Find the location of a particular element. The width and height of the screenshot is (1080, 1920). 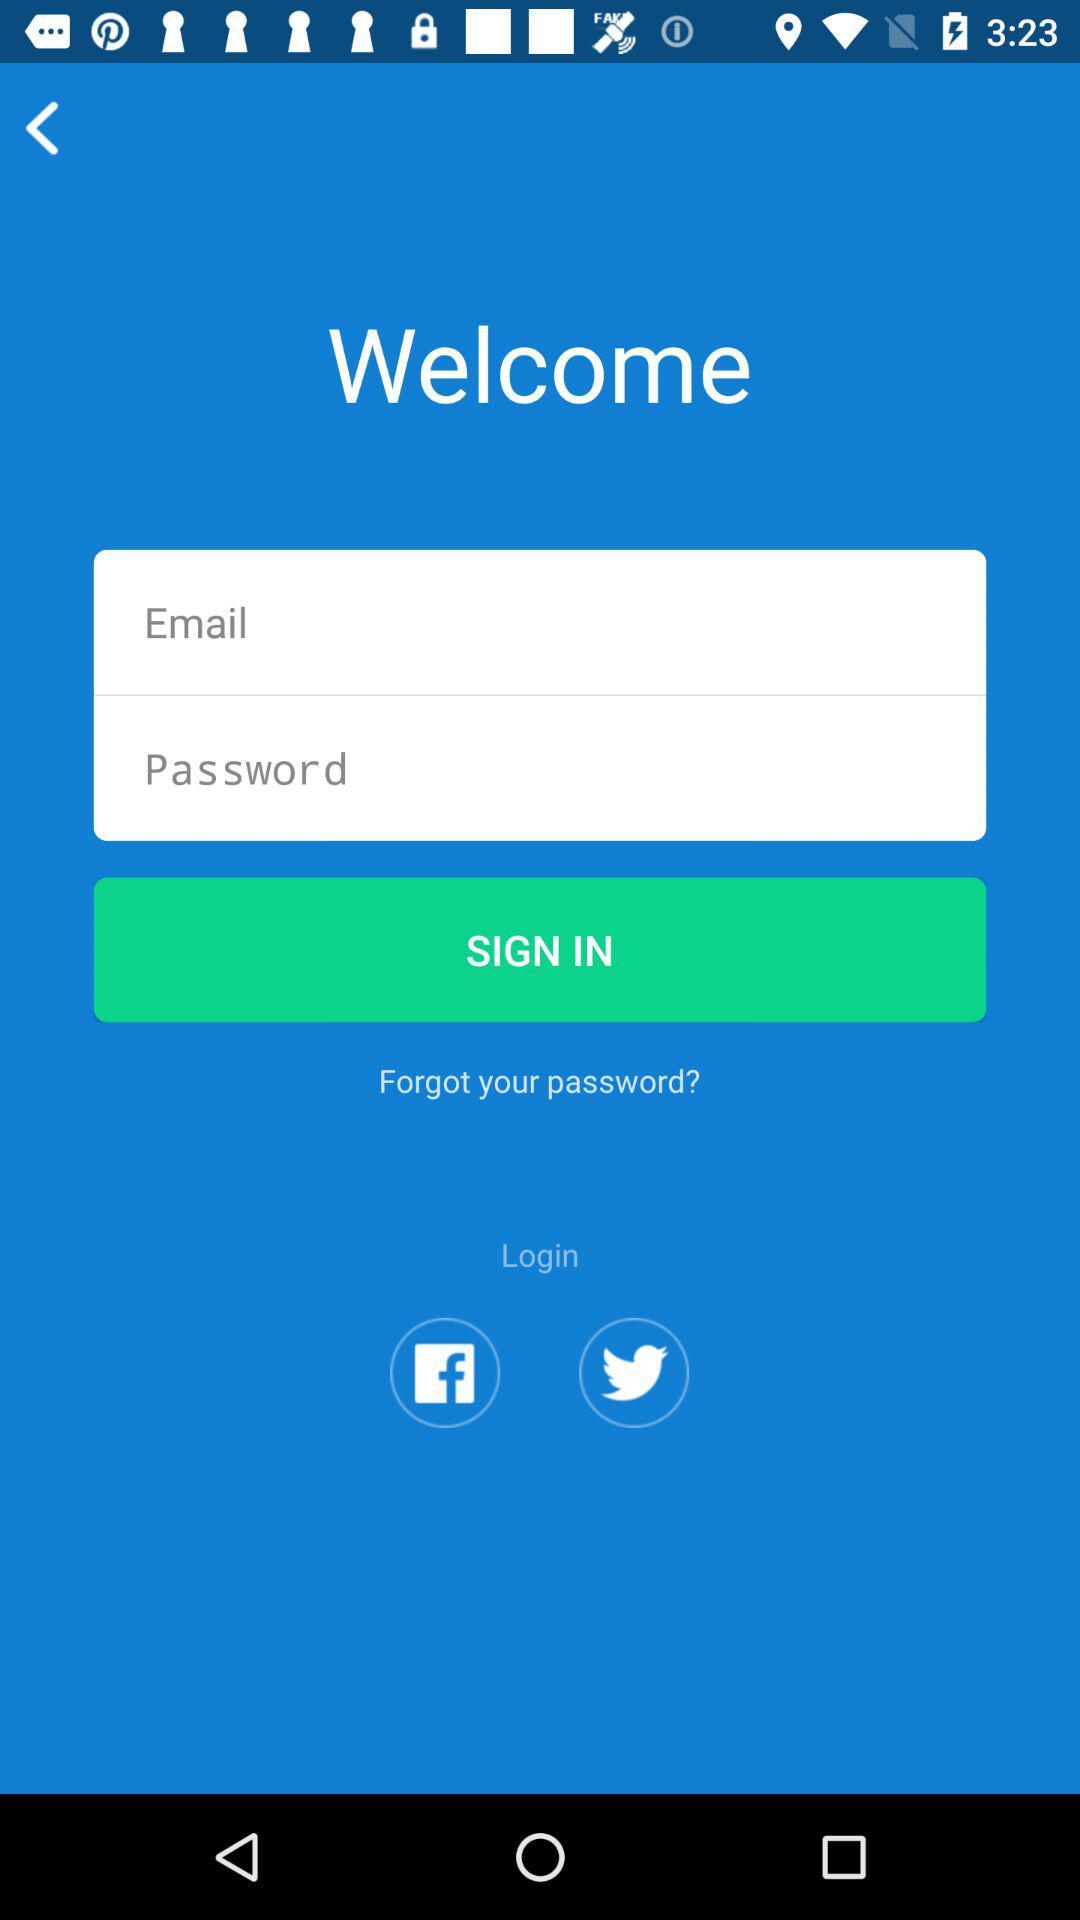

the password is located at coordinates (540, 767).